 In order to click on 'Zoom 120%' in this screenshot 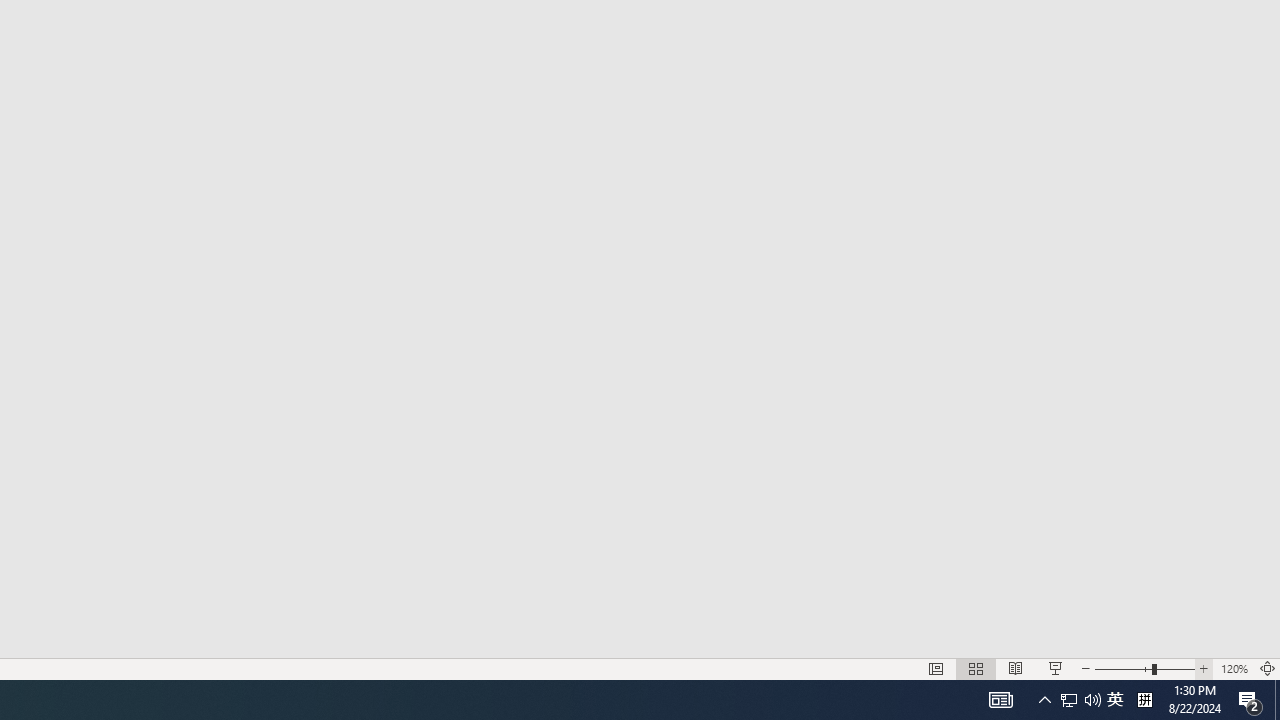, I will do `click(1233, 669)`.